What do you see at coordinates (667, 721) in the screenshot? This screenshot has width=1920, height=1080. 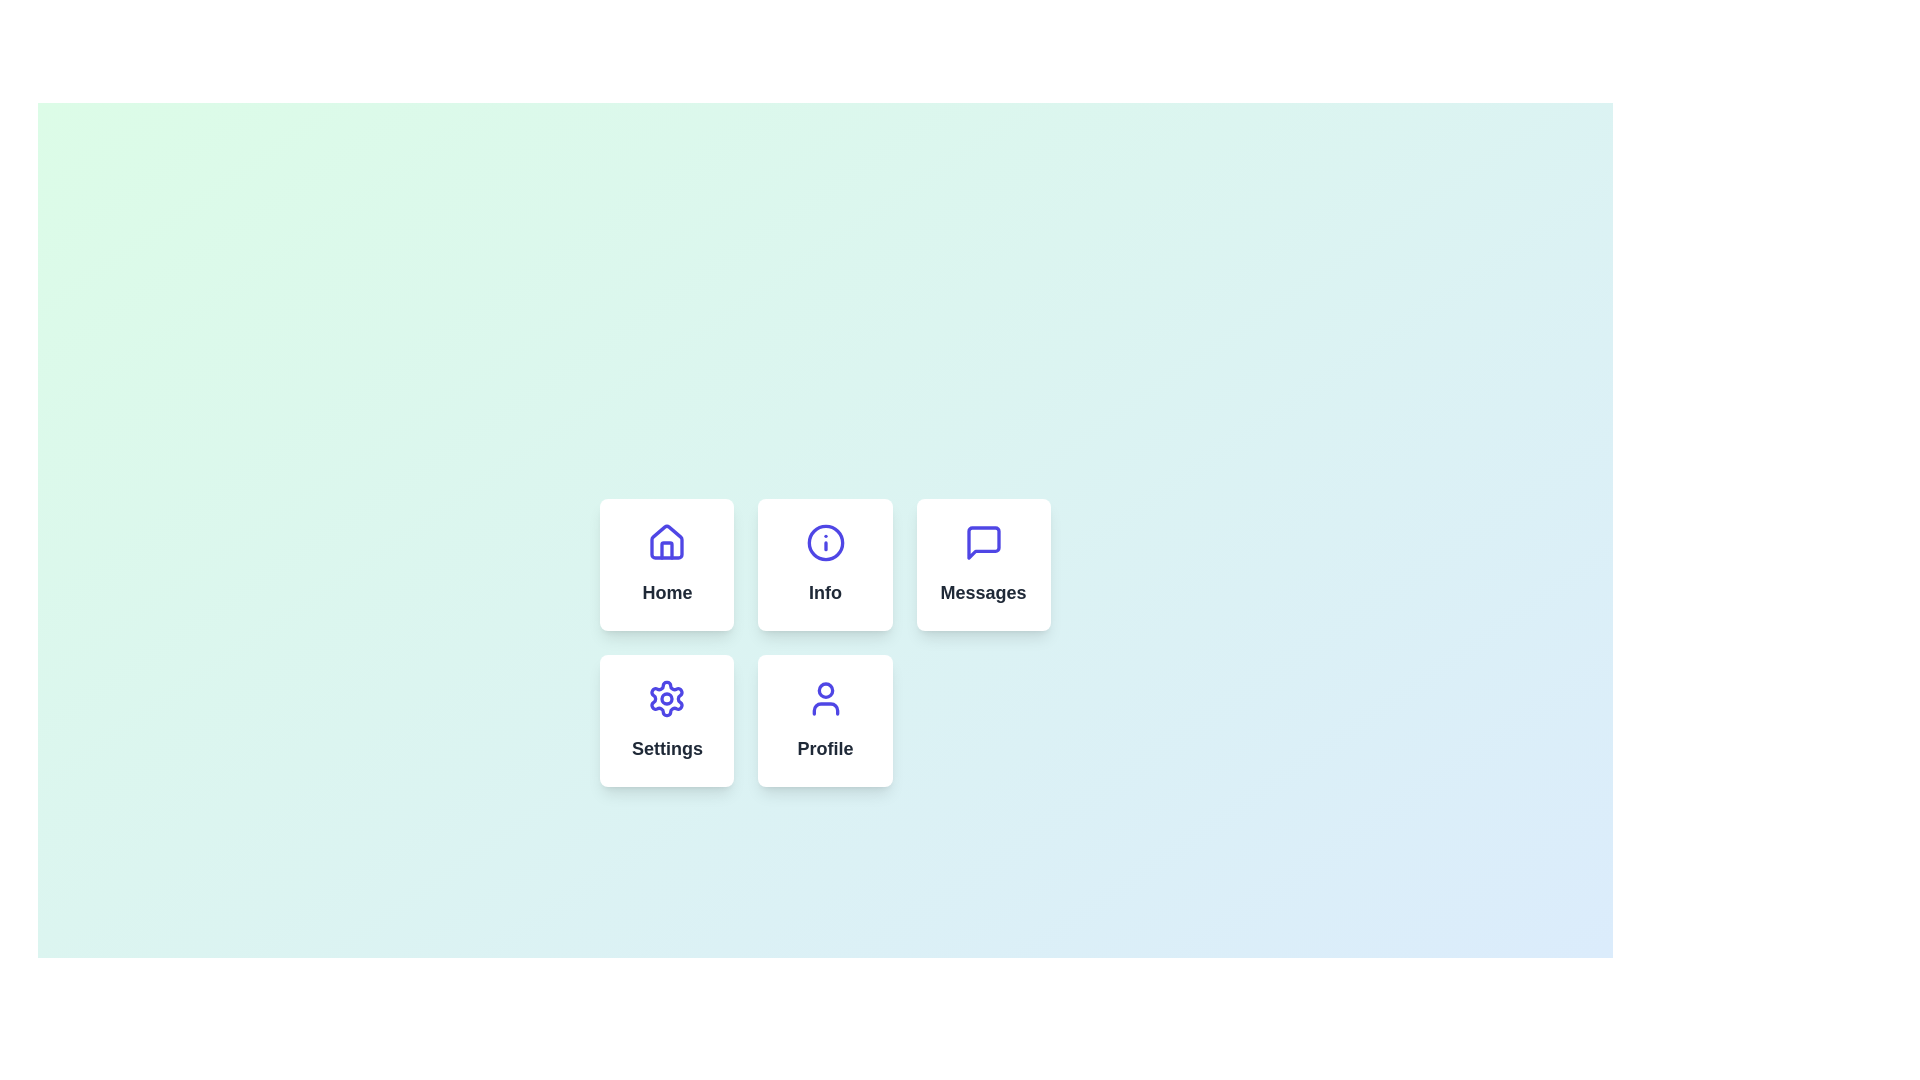 I see `the 'Settings' card, which features a purple gear icon and bold black text` at bounding box center [667, 721].